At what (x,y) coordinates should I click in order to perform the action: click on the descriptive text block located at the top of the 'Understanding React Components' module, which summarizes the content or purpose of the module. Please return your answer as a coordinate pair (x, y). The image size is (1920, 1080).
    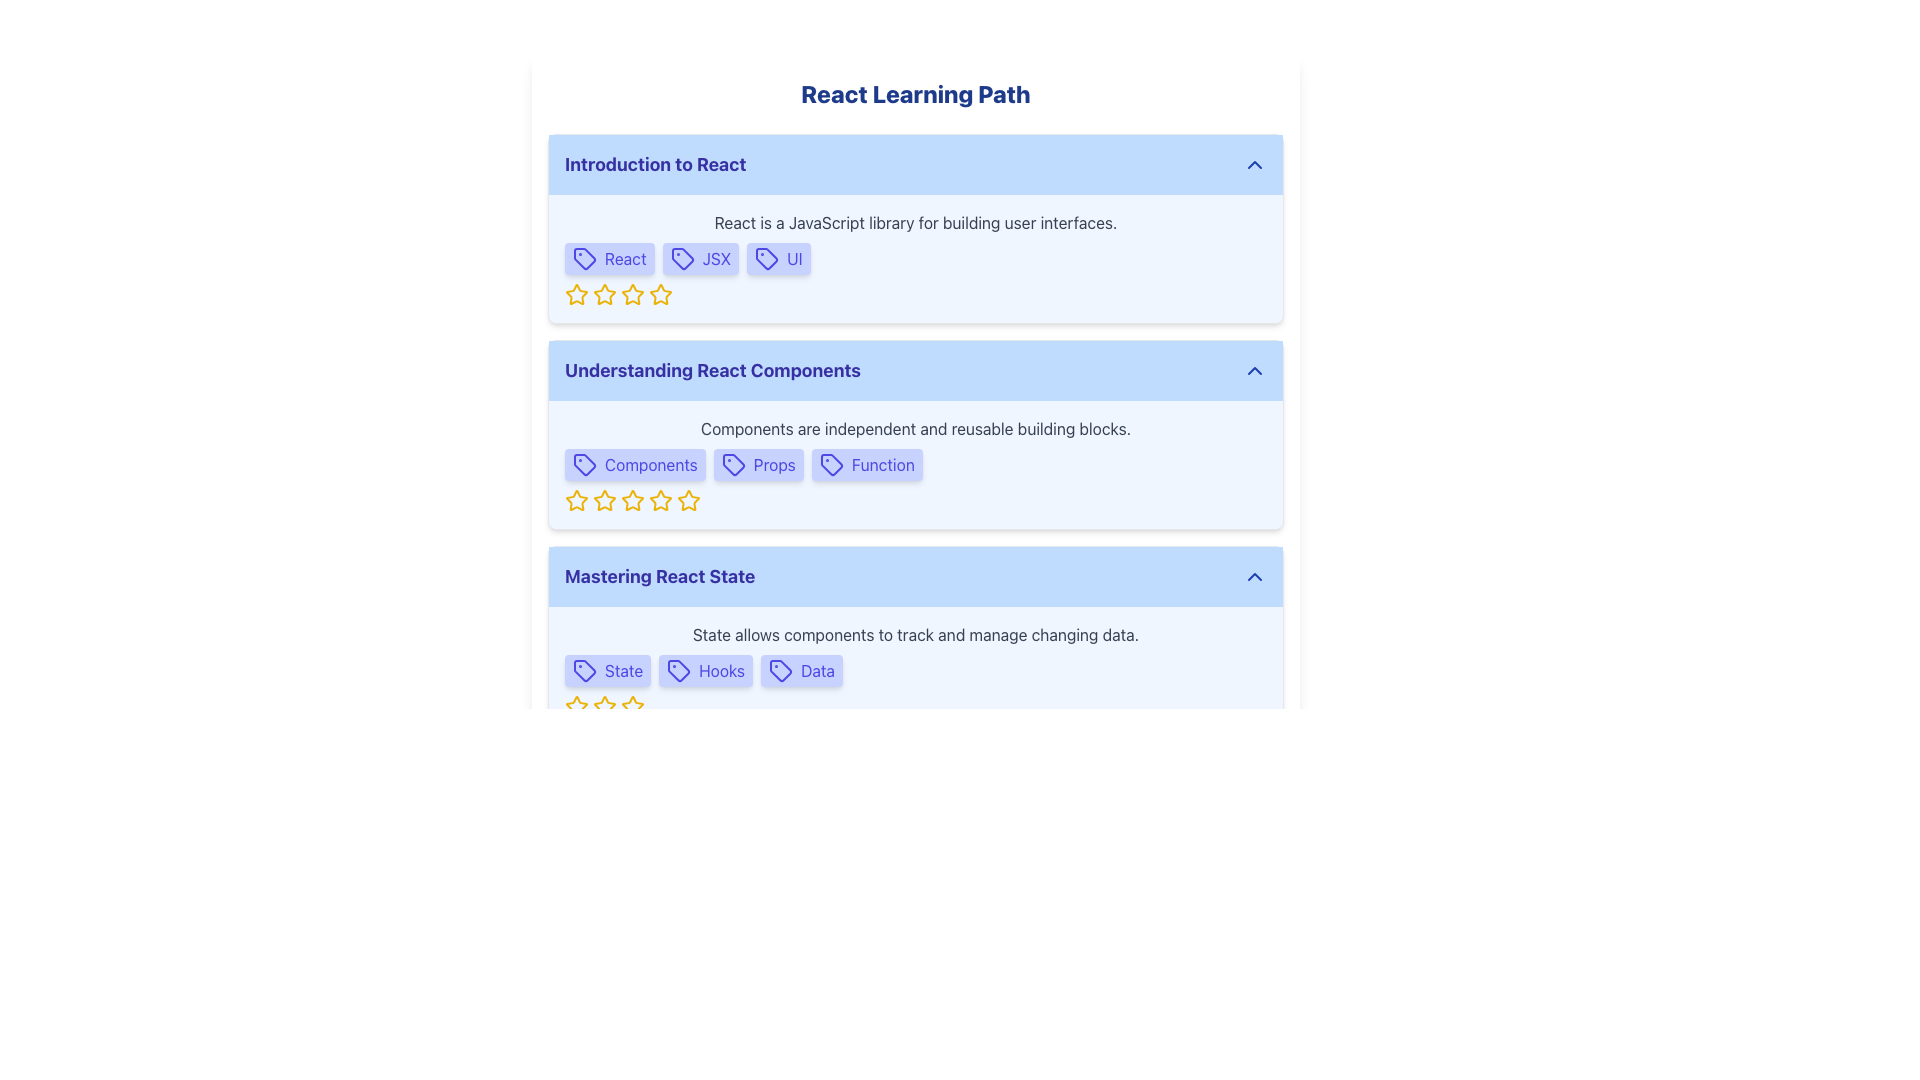
    Looking at the image, I should click on (915, 427).